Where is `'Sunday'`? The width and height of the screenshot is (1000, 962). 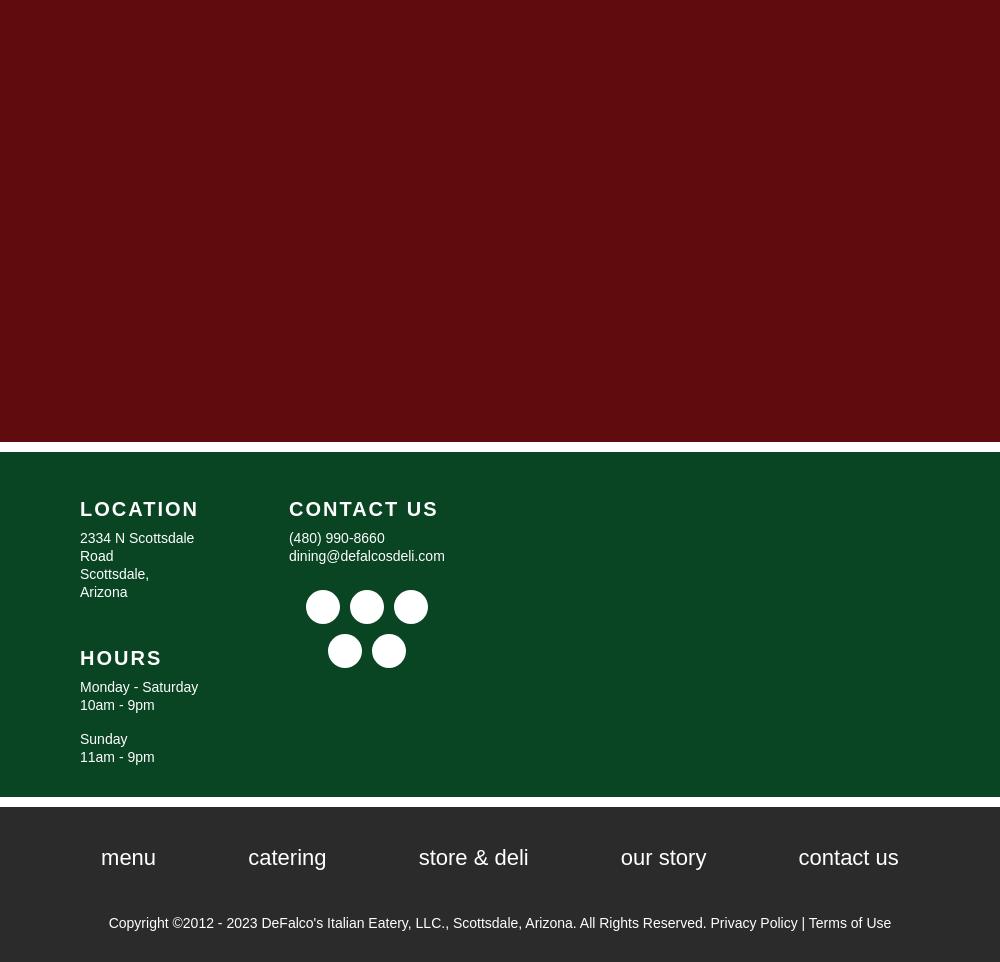
'Sunday' is located at coordinates (79, 738).